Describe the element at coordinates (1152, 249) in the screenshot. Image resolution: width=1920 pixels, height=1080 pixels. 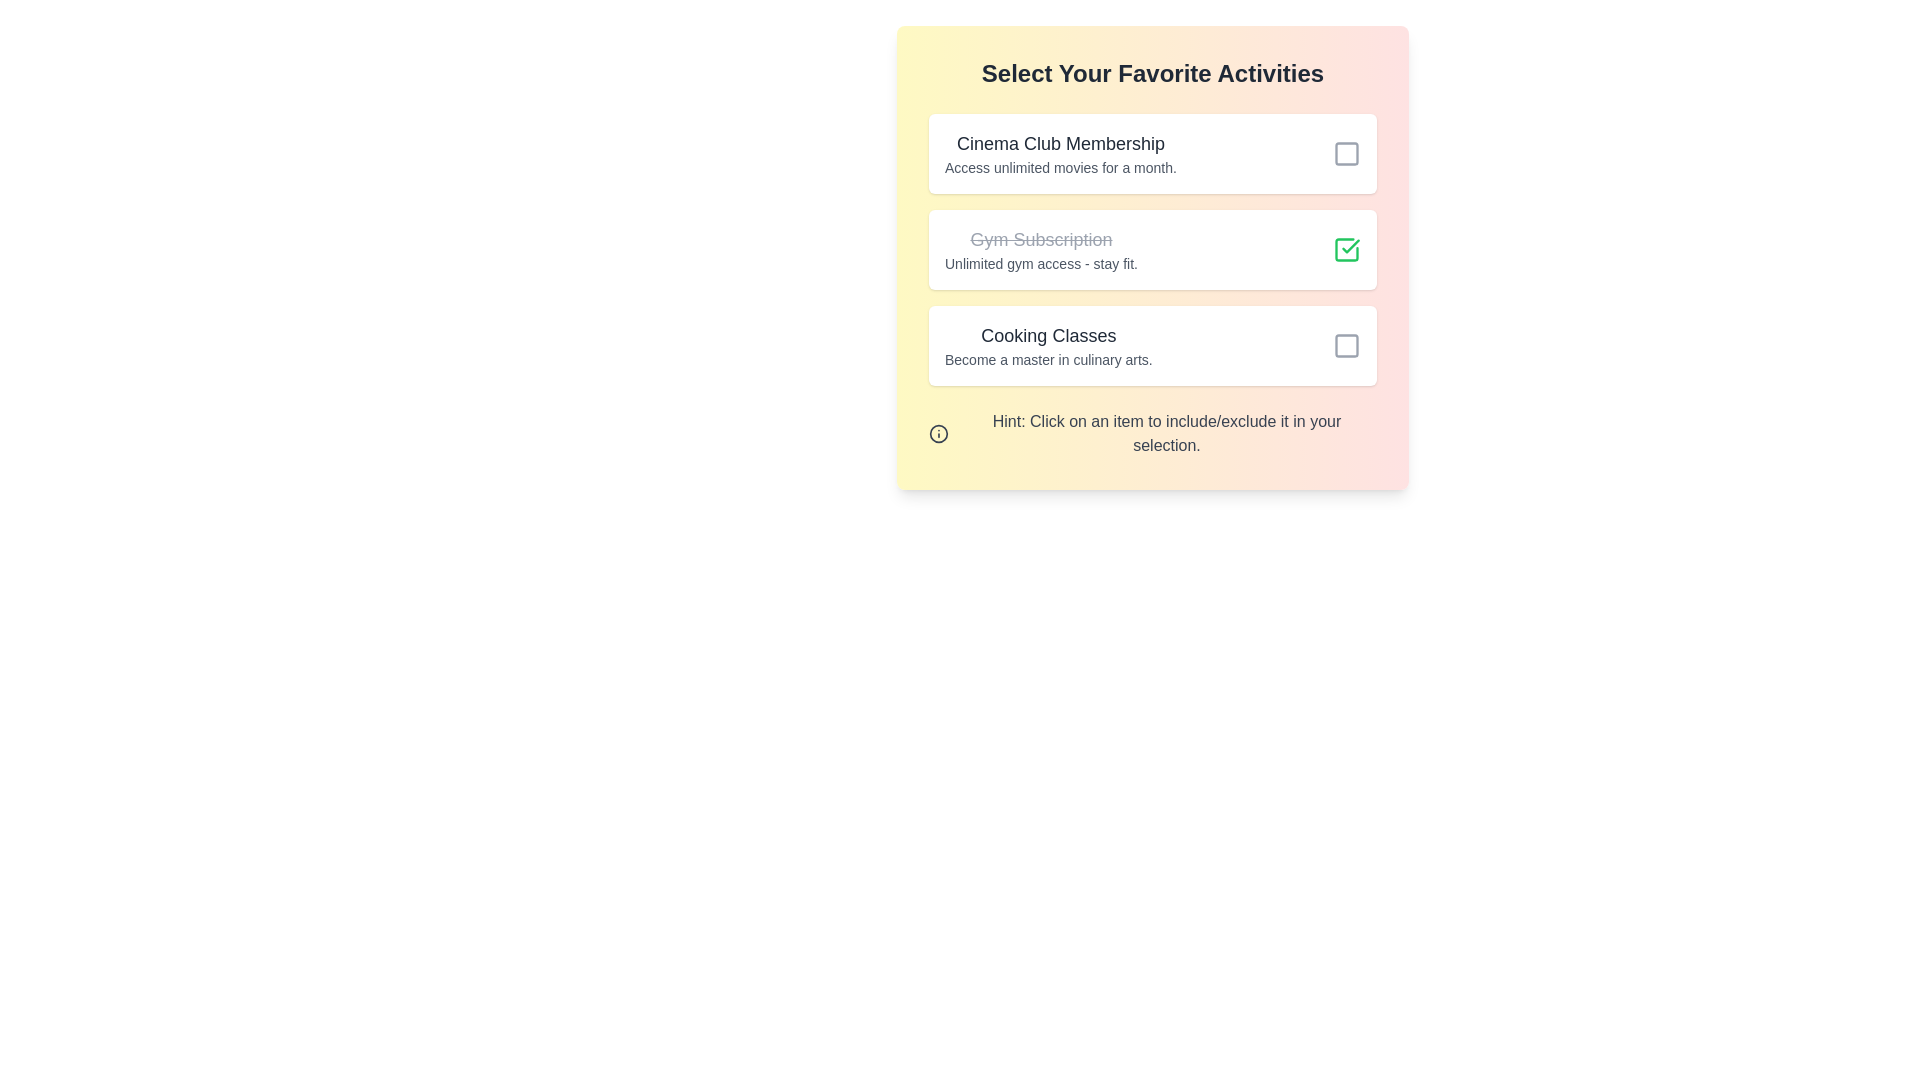
I see `the checkbox of the second item in the list of subscription options, which is the 'Gym Subscription'` at that location.